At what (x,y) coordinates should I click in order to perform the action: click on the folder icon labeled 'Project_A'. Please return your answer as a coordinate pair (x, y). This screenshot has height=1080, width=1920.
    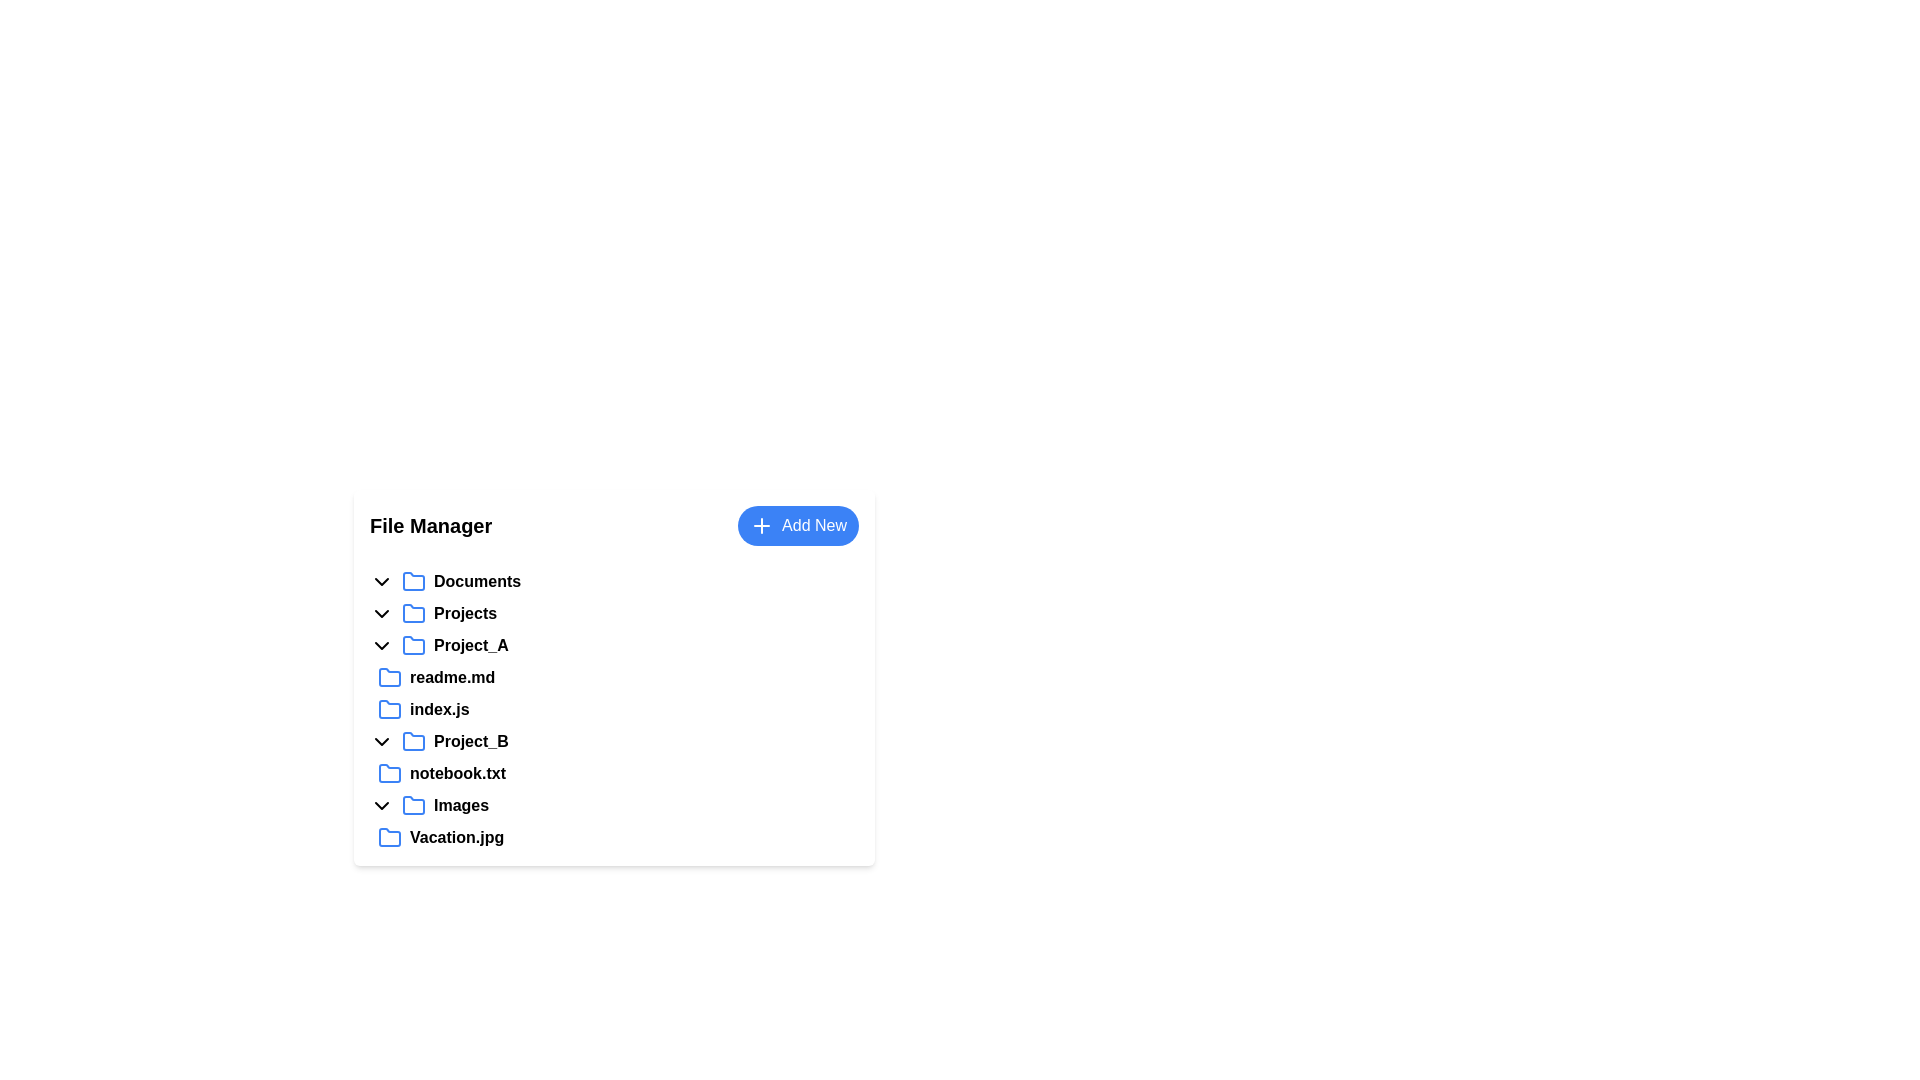
    Looking at the image, I should click on (389, 676).